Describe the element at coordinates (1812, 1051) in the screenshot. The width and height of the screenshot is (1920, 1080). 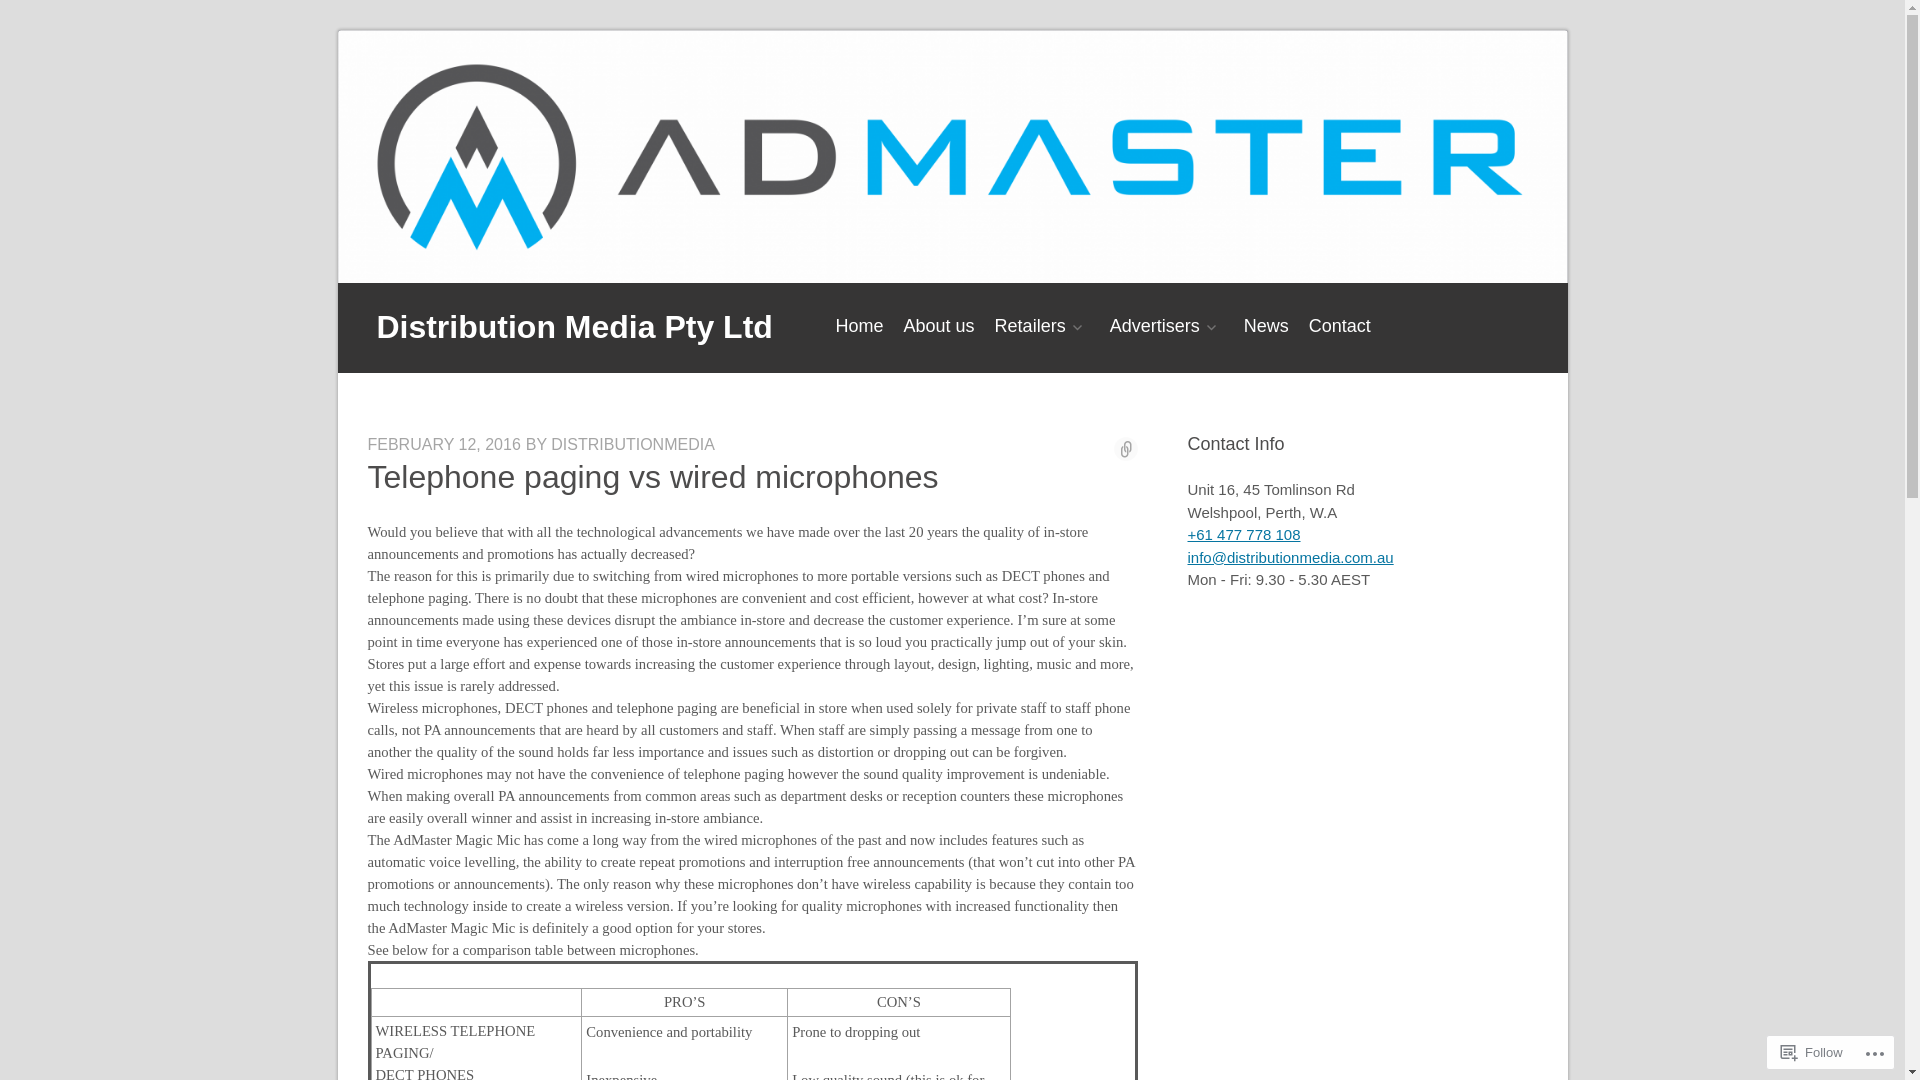
I see `'Follow'` at that location.